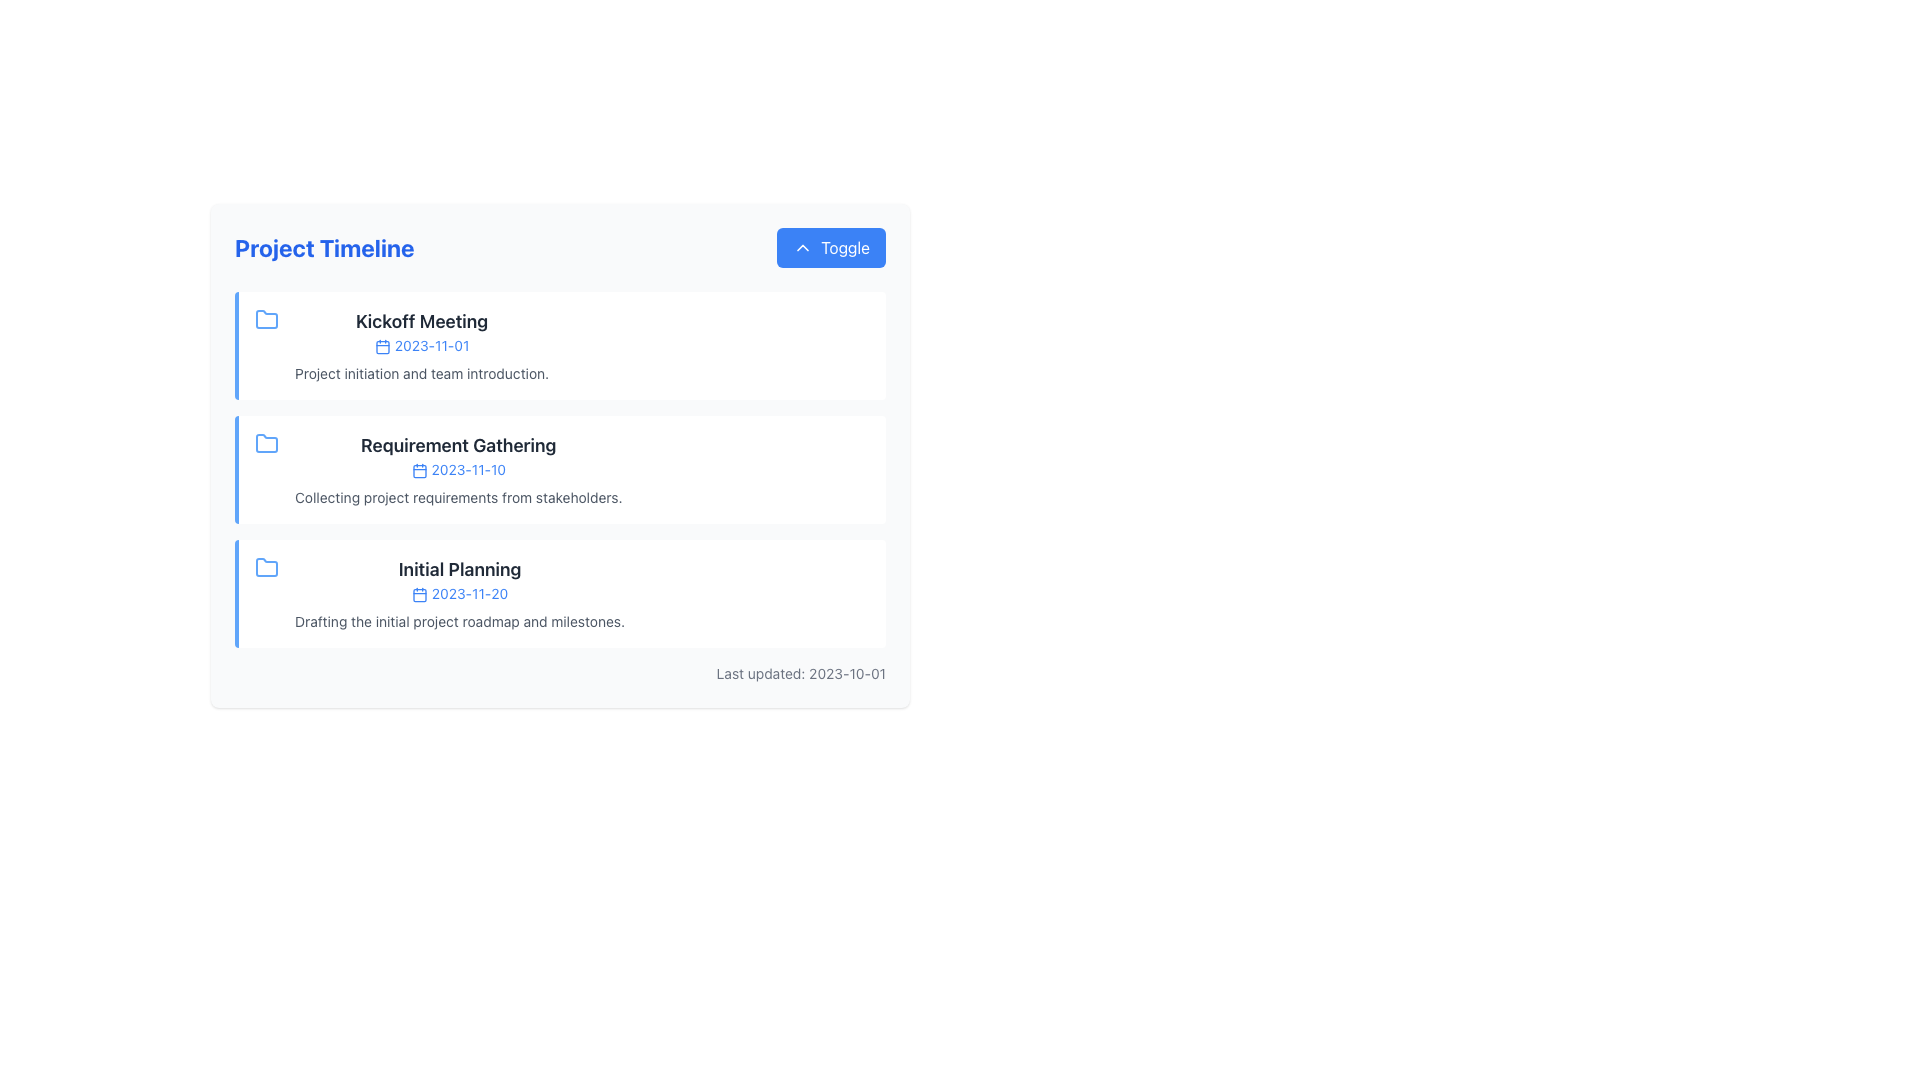 The height and width of the screenshot is (1080, 1920). I want to click on the text element displaying the date for the 'Kickoff Meeting' event, located below the heading and above the description in the 'Project Timeline' section, so click(421, 345).